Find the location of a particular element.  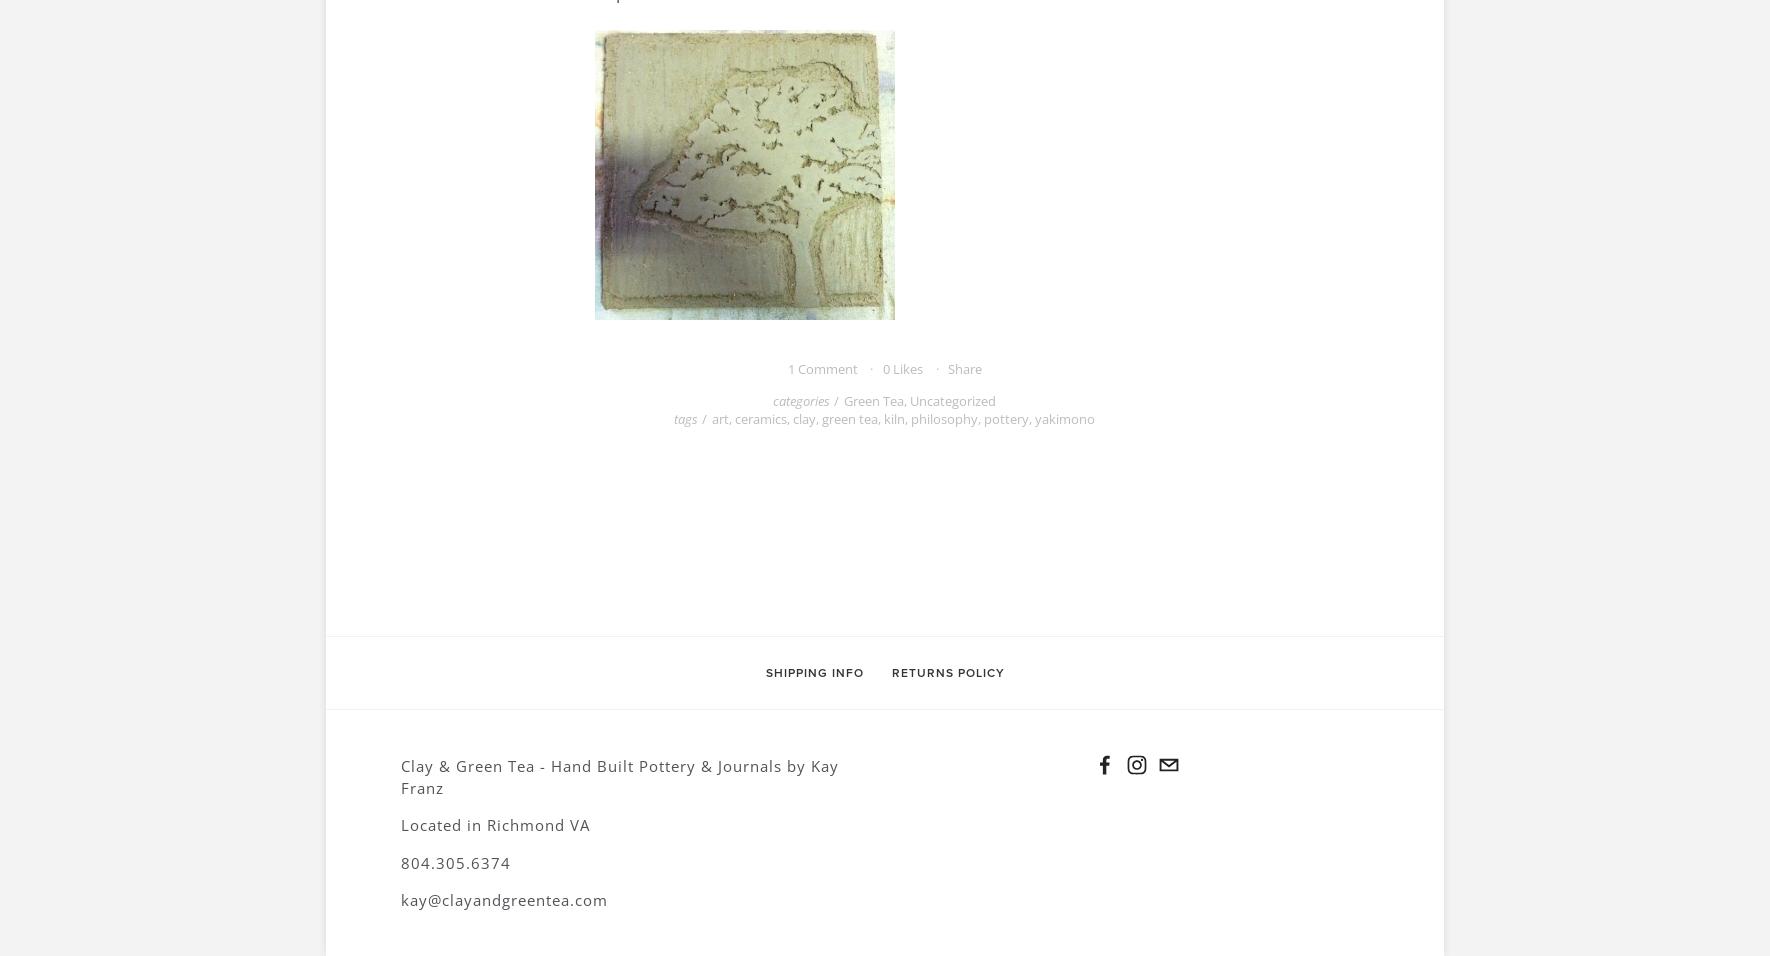

'categories' is located at coordinates (801, 399).